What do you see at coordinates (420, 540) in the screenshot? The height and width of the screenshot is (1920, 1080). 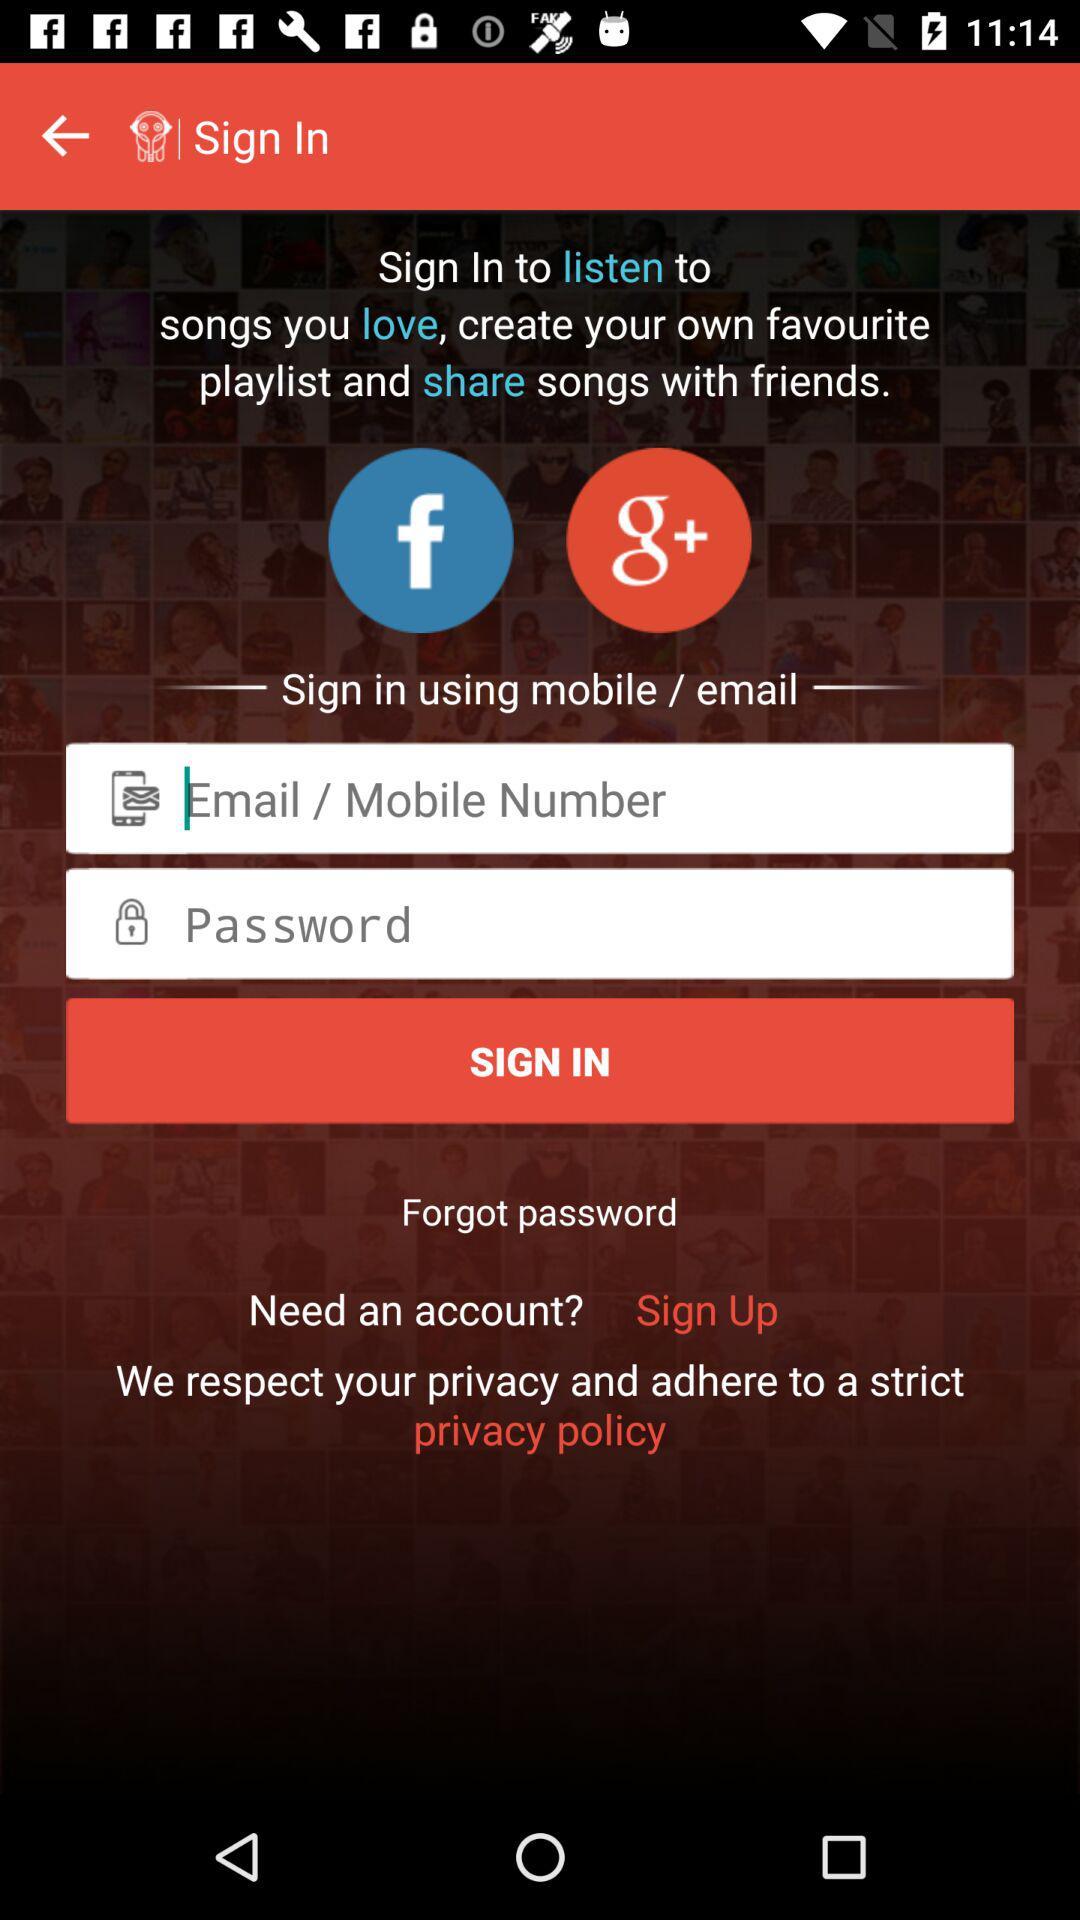 I see `the facebook icon` at bounding box center [420, 540].